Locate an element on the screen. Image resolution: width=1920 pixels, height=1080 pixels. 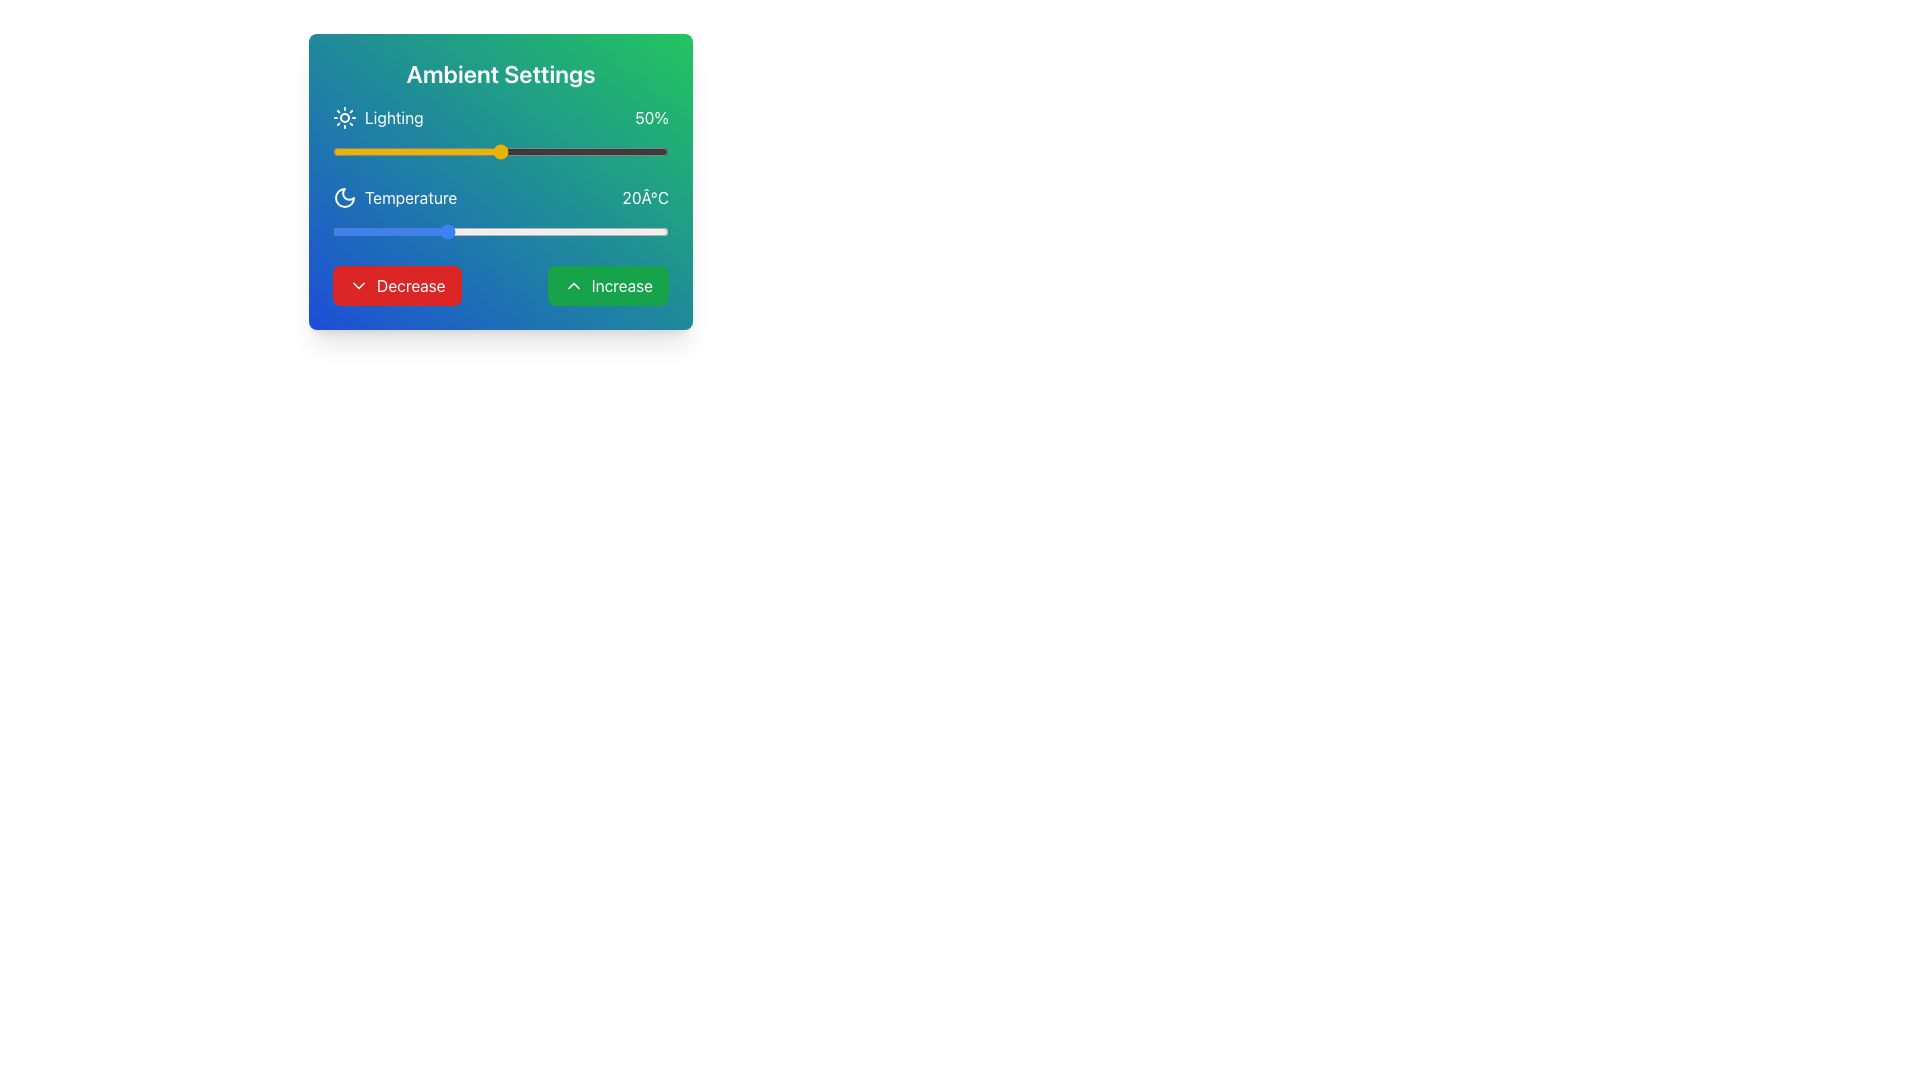
the lighting level is located at coordinates (432, 150).